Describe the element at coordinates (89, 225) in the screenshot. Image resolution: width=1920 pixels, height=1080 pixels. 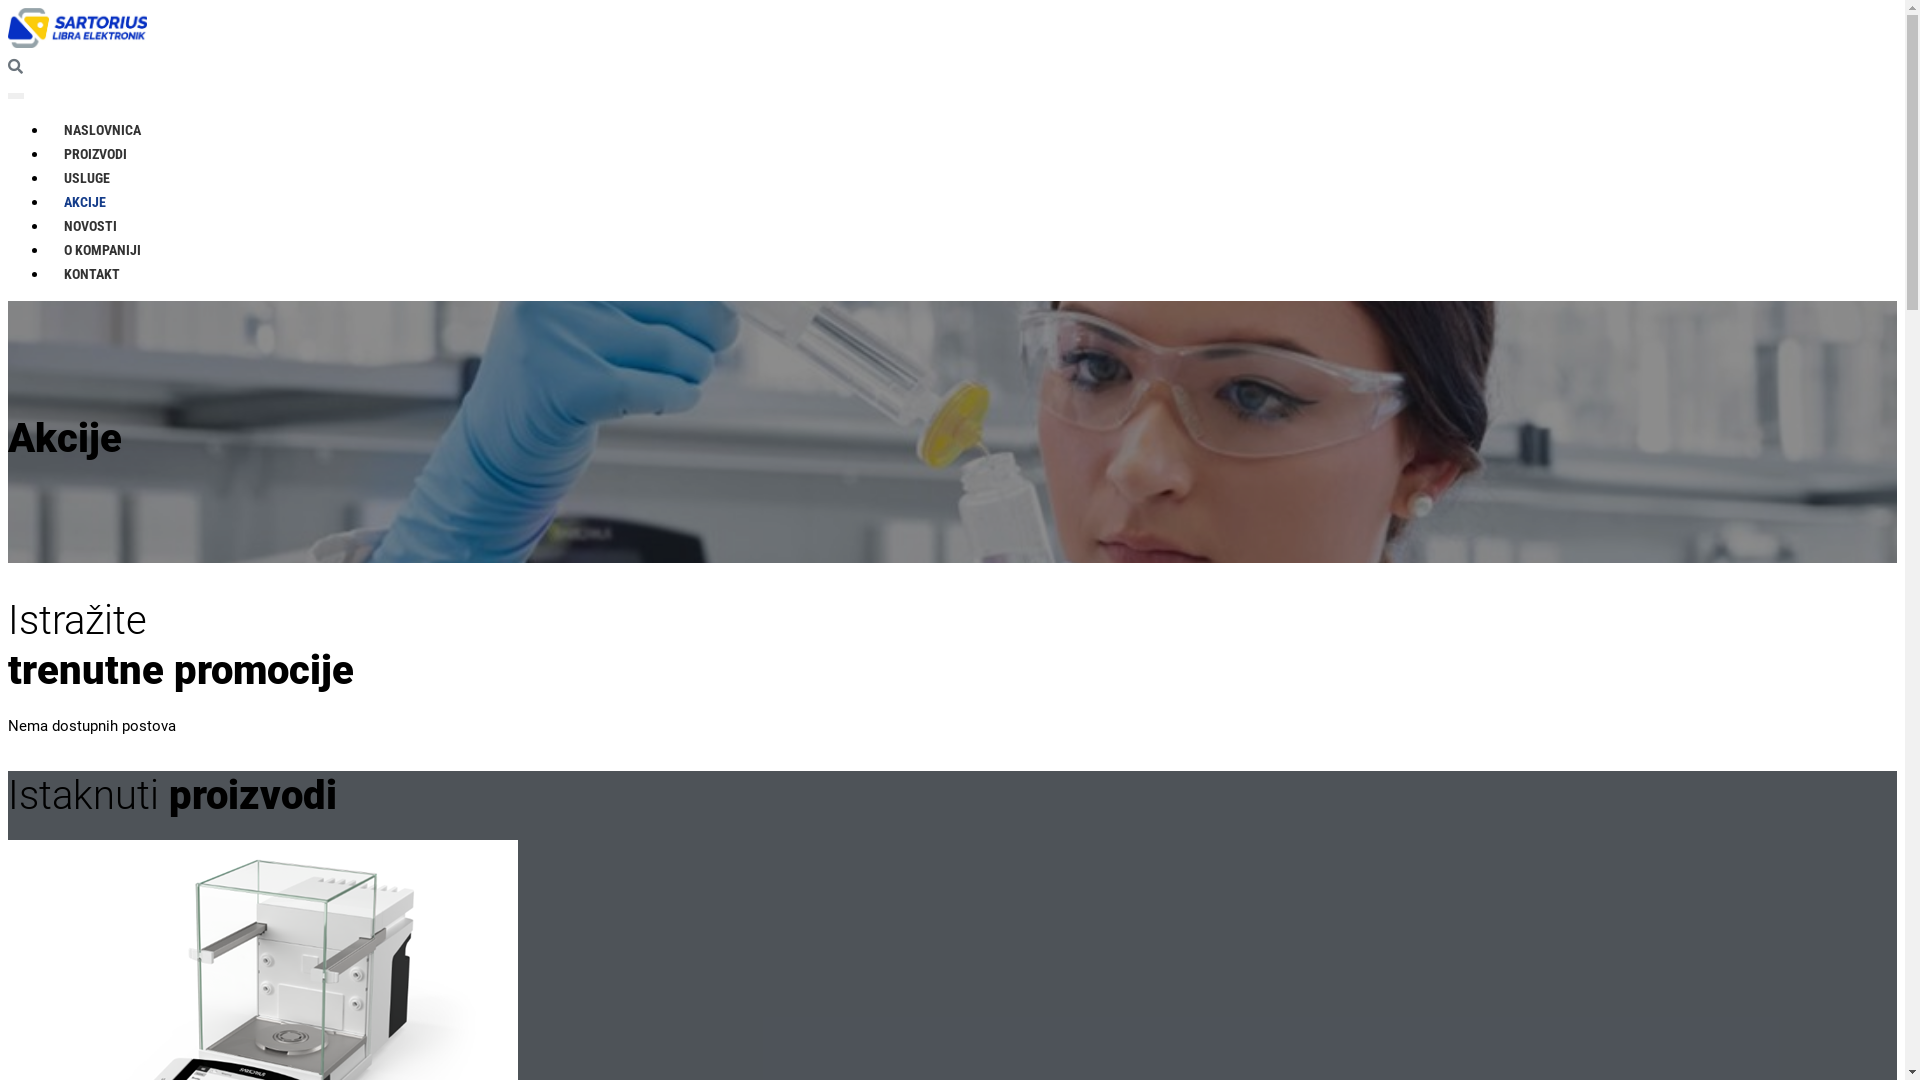
I see `'NOVOSTI'` at that location.